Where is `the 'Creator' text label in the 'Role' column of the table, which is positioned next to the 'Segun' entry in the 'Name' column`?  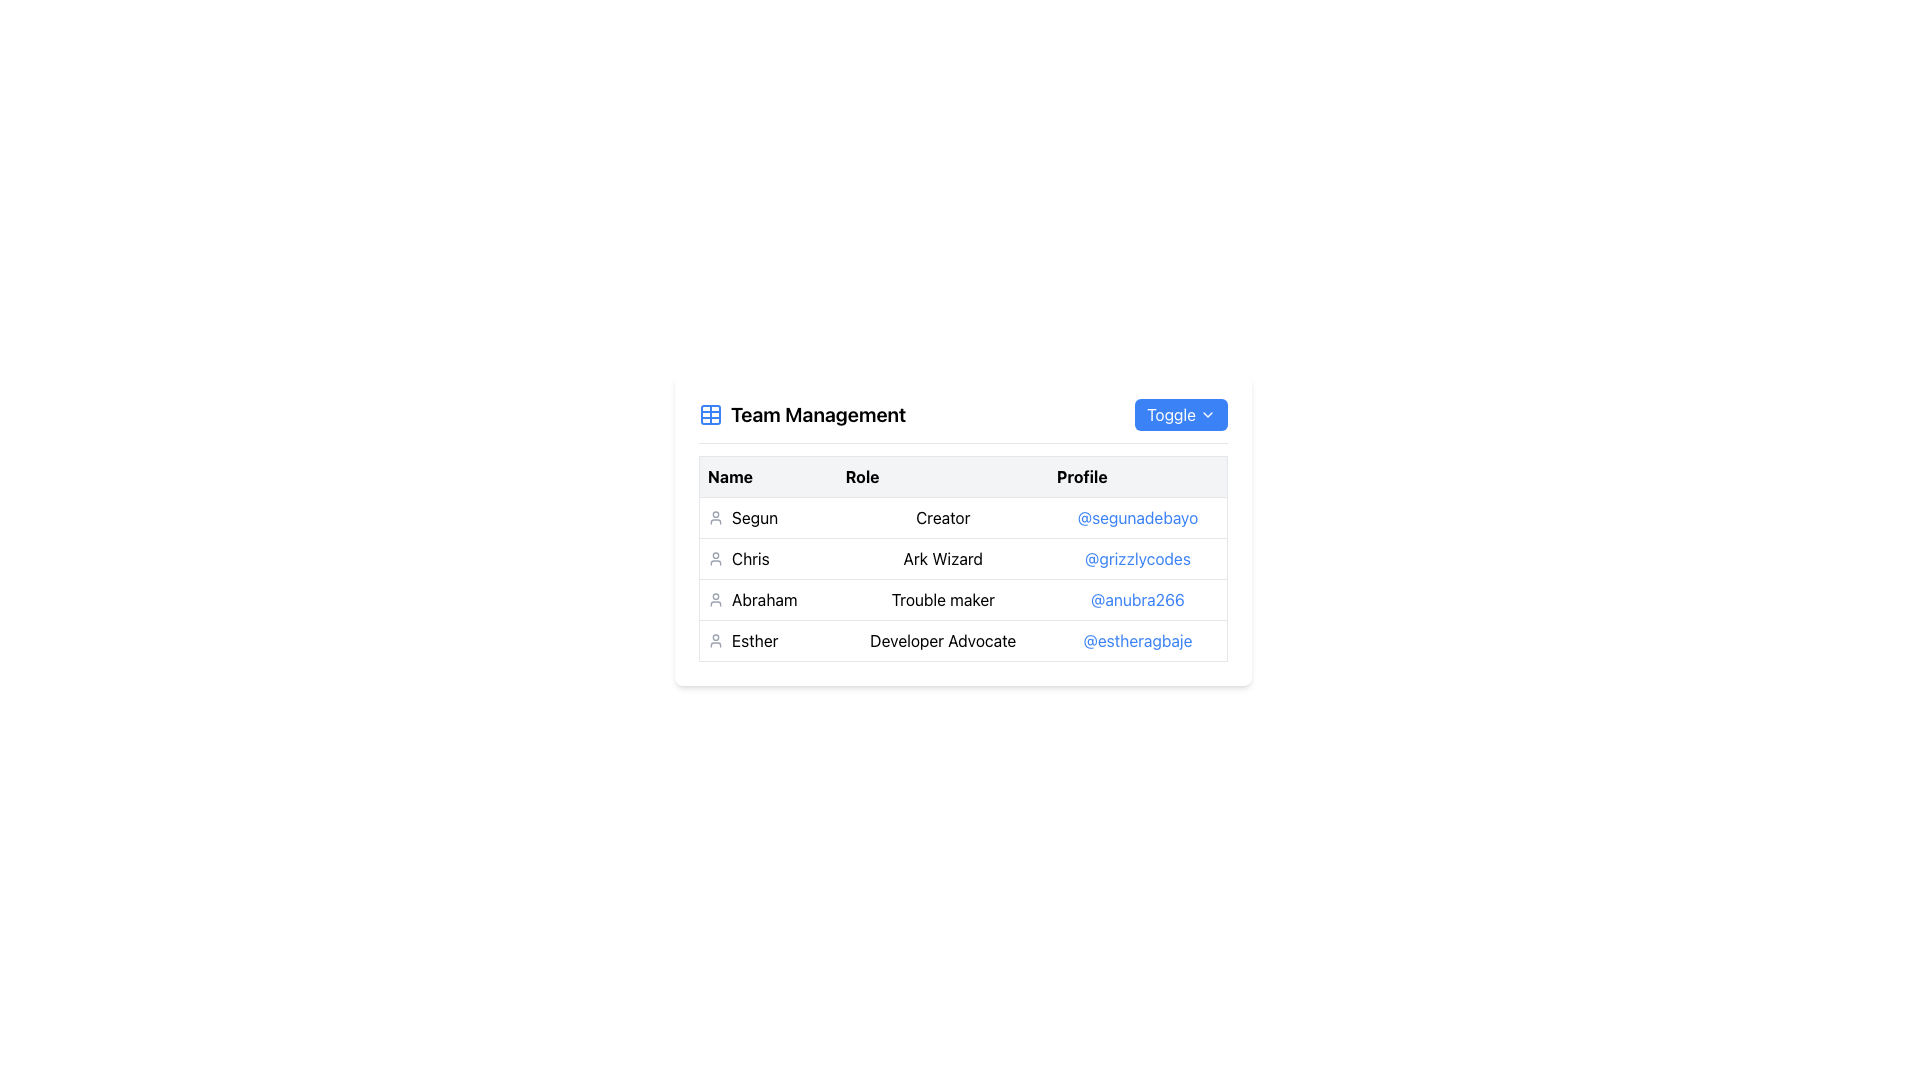 the 'Creator' text label in the 'Role' column of the table, which is positioned next to the 'Segun' entry in the 'Name' column is located at coordinates (942, 516).